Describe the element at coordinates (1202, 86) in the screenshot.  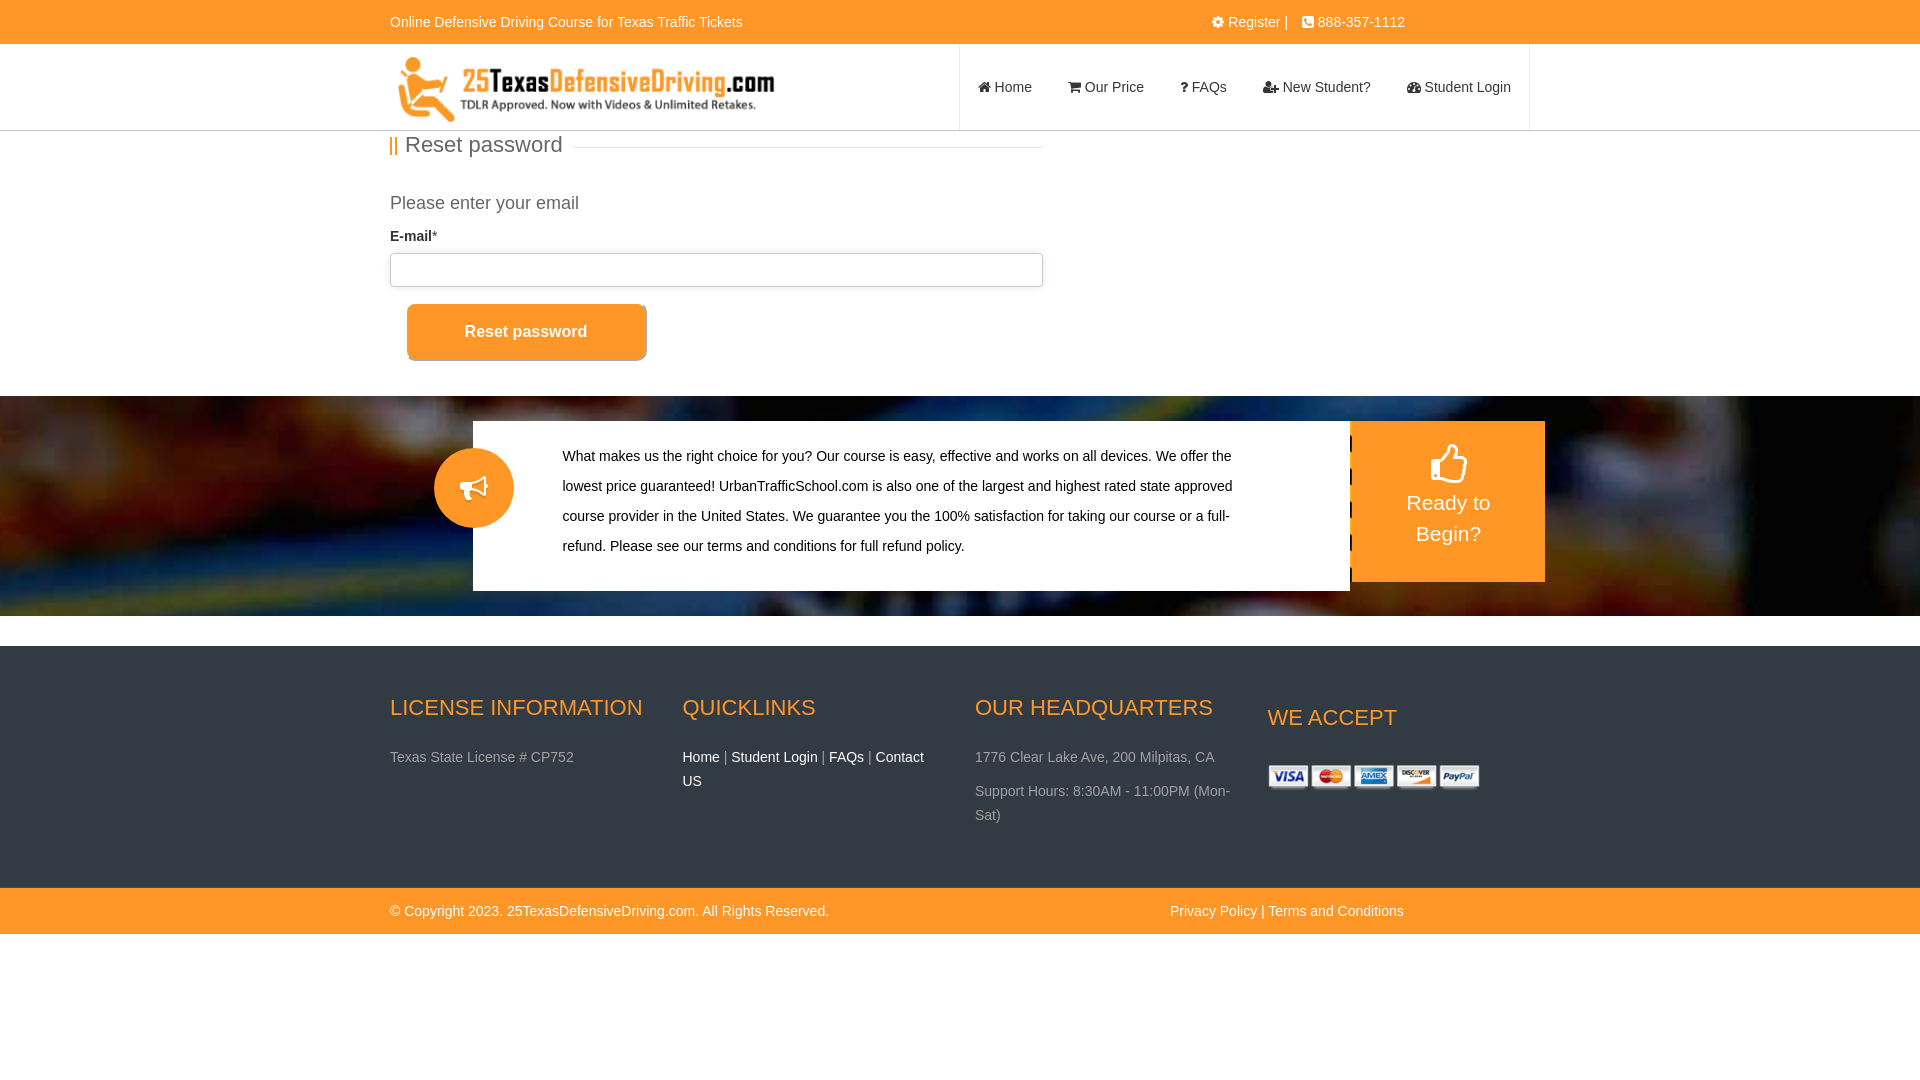
I see `'FAQs'` at that location.